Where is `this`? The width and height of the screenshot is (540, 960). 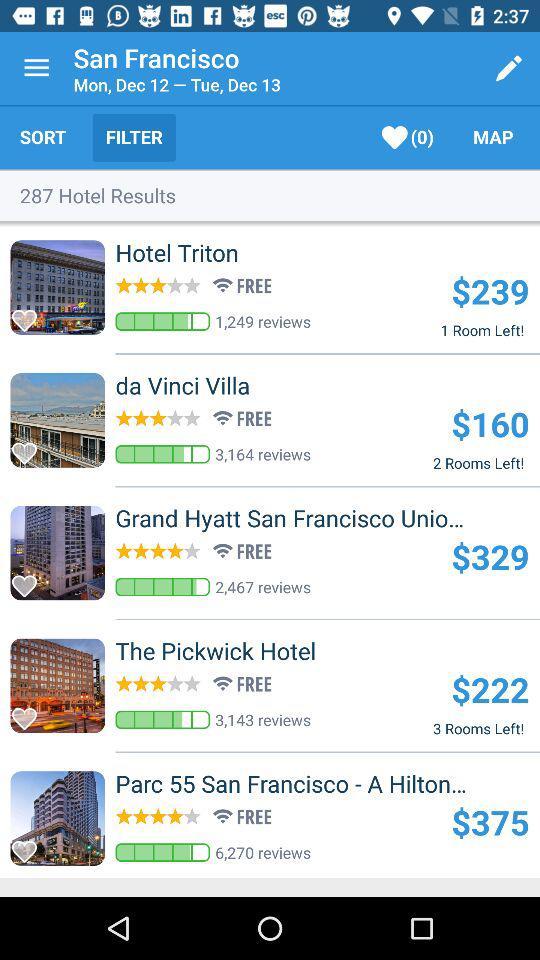
this is located at coordinates (29, 315).